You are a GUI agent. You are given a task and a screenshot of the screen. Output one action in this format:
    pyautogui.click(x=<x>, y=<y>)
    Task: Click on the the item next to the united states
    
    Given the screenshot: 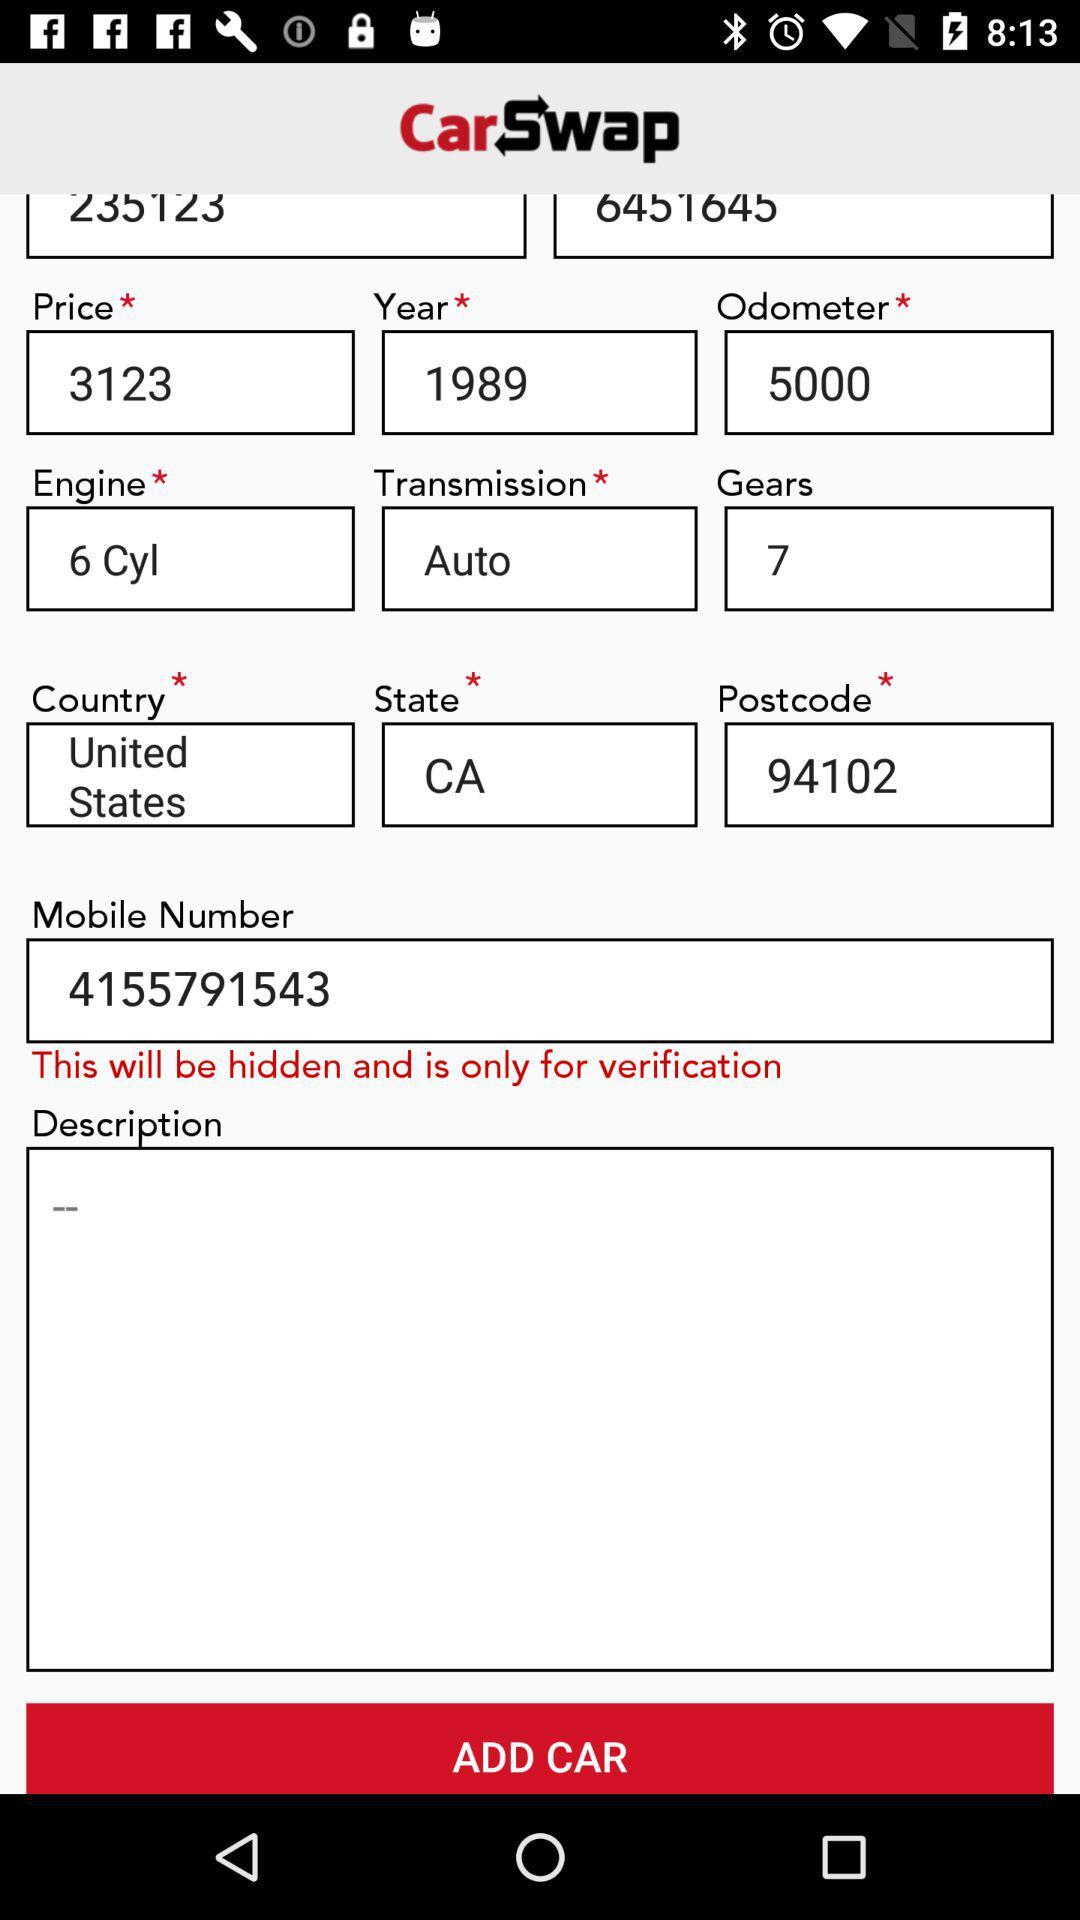 What is the action you would take?
    pyautogui.click(x=538, y=773)
    